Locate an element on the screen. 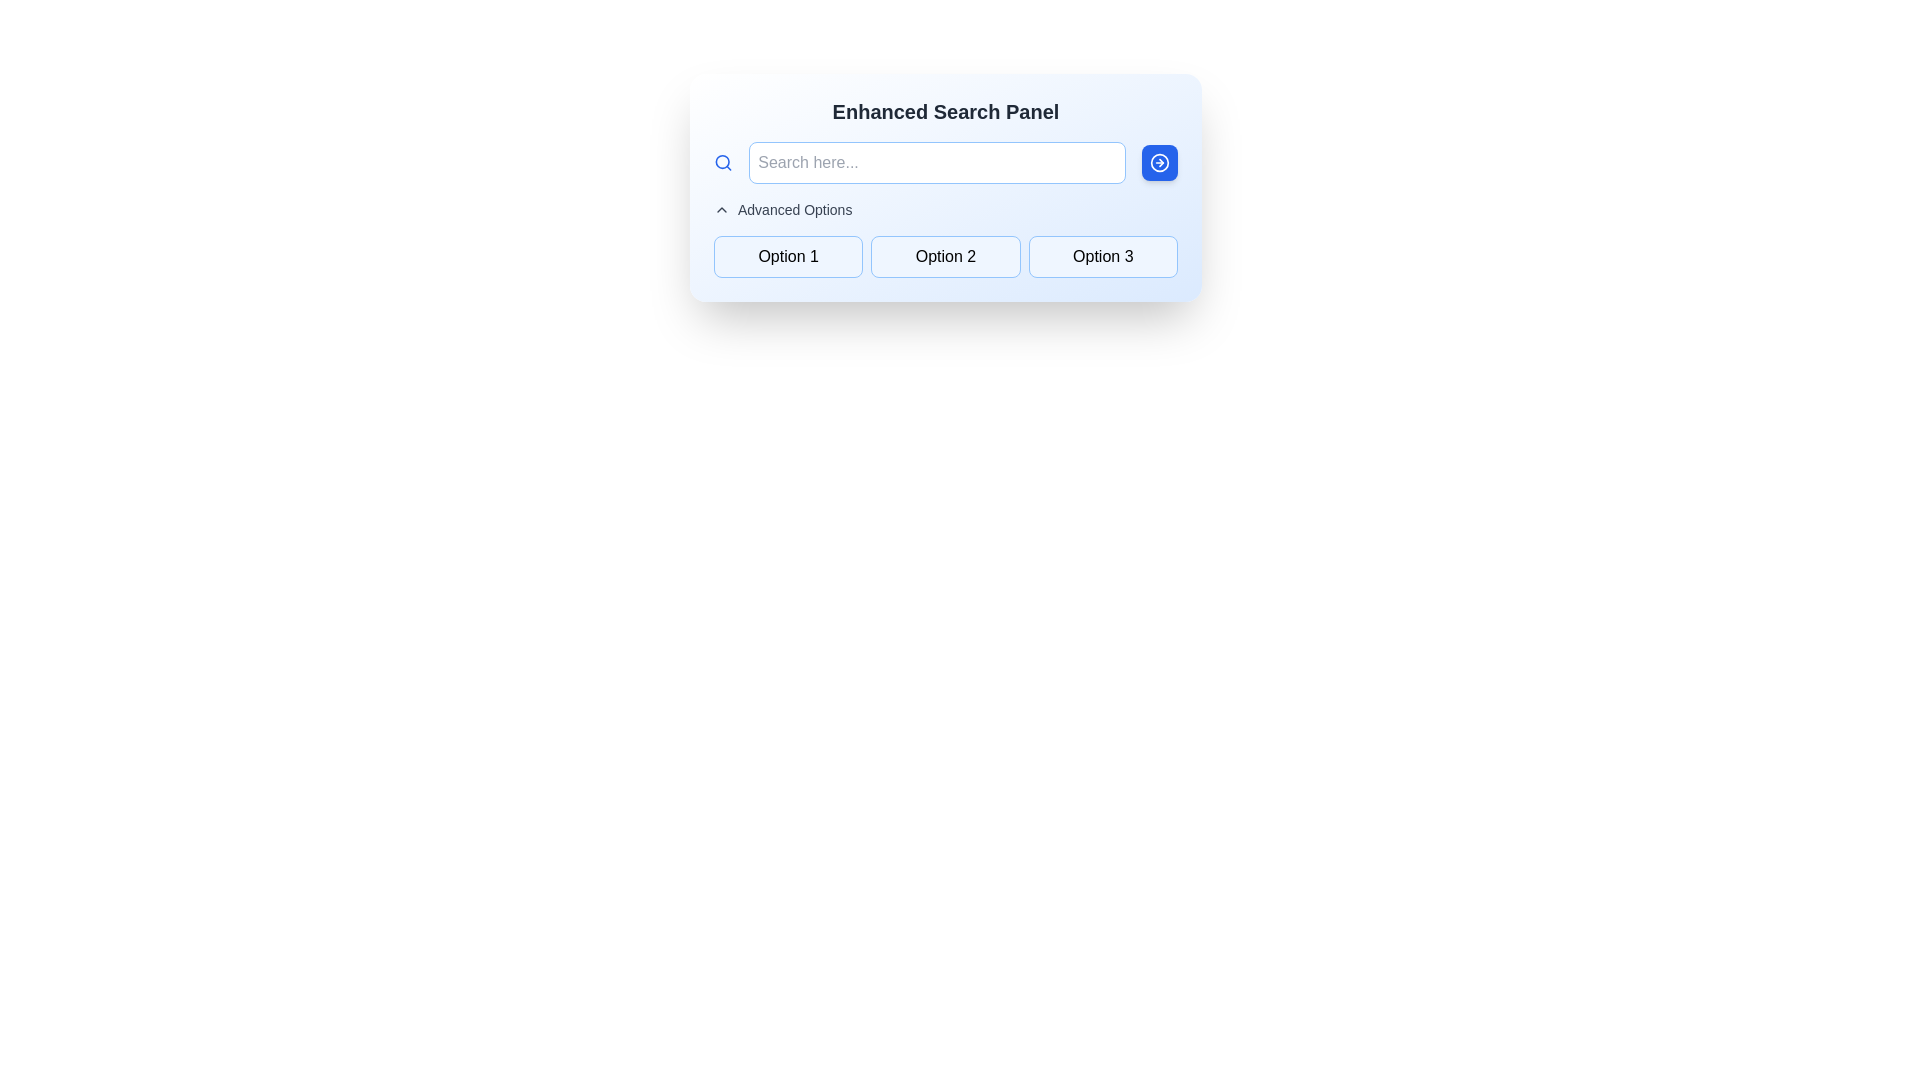 The width and height of the screenshot is (1920, 1080). the button labeled 'Option 2' is located at coordinates (944, 238).